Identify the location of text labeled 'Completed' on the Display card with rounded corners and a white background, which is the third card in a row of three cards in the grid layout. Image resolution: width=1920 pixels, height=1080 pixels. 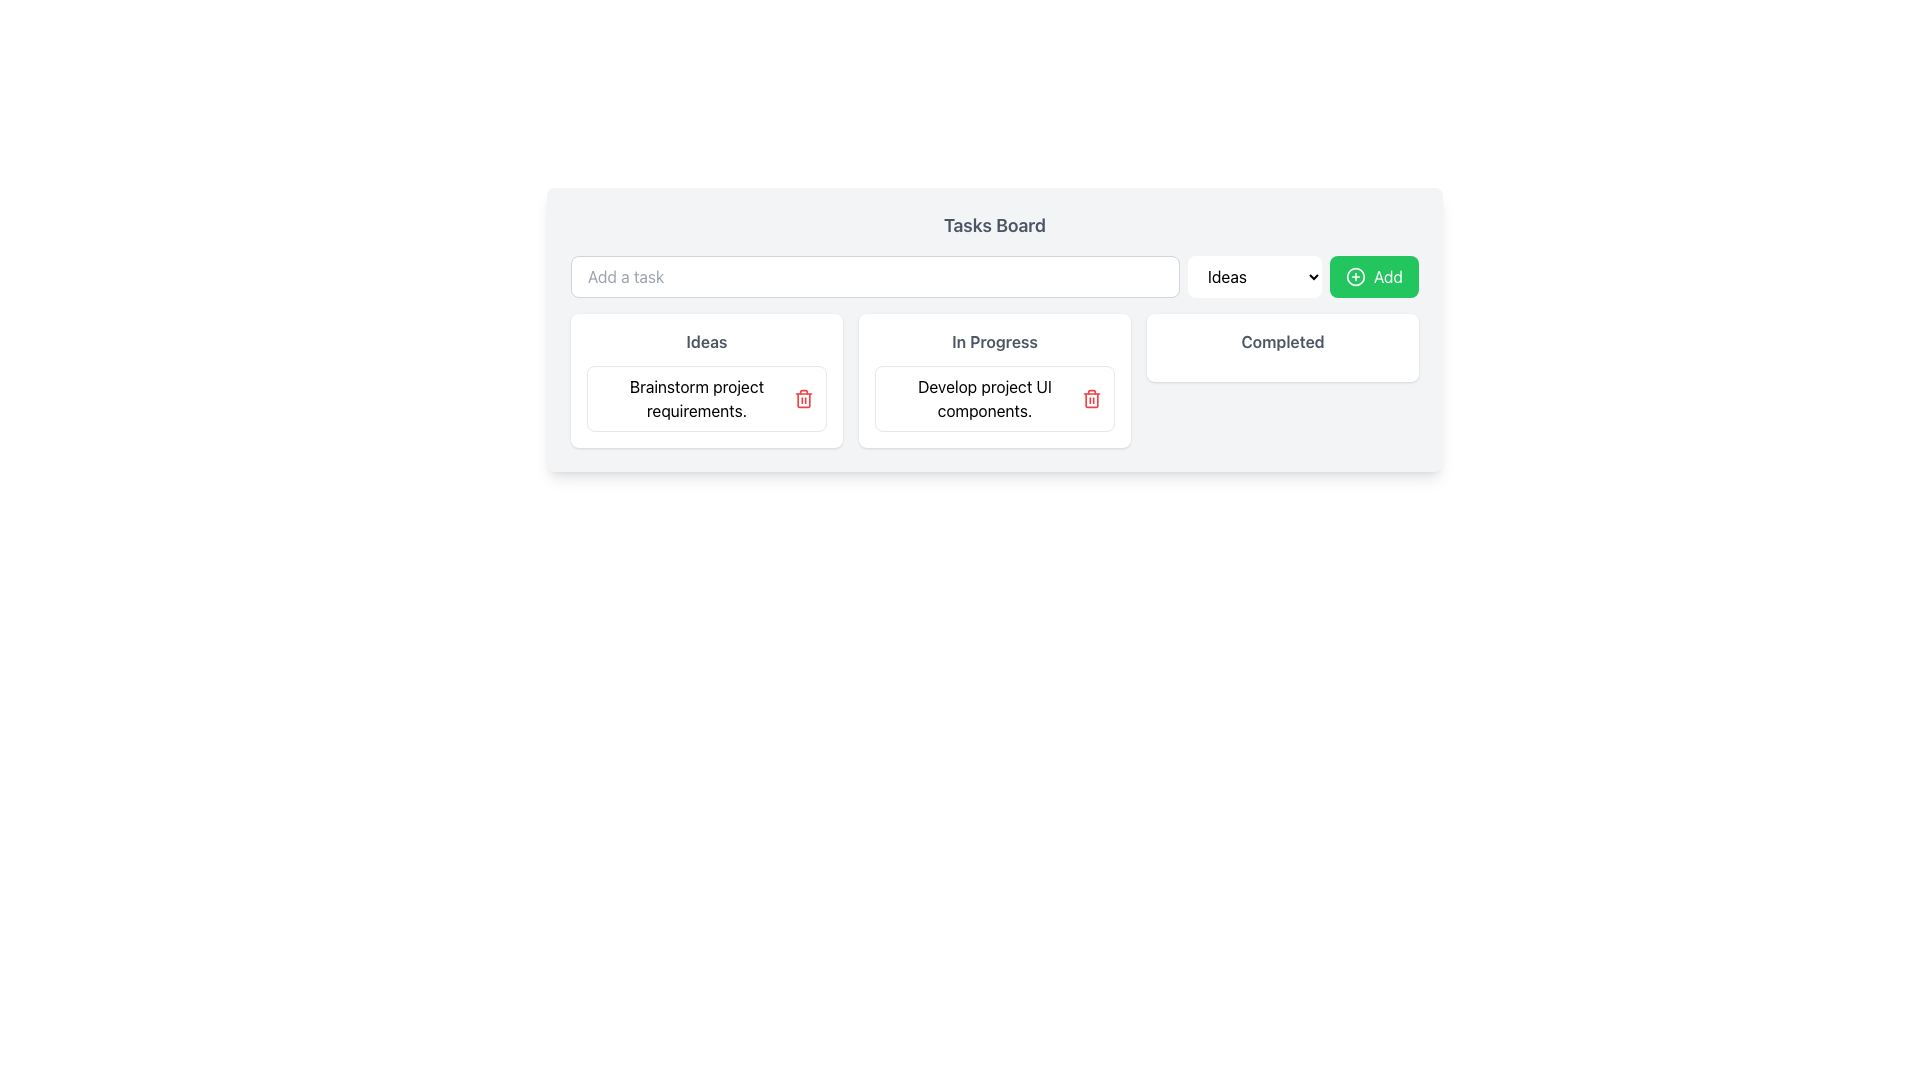
(1282, 346).